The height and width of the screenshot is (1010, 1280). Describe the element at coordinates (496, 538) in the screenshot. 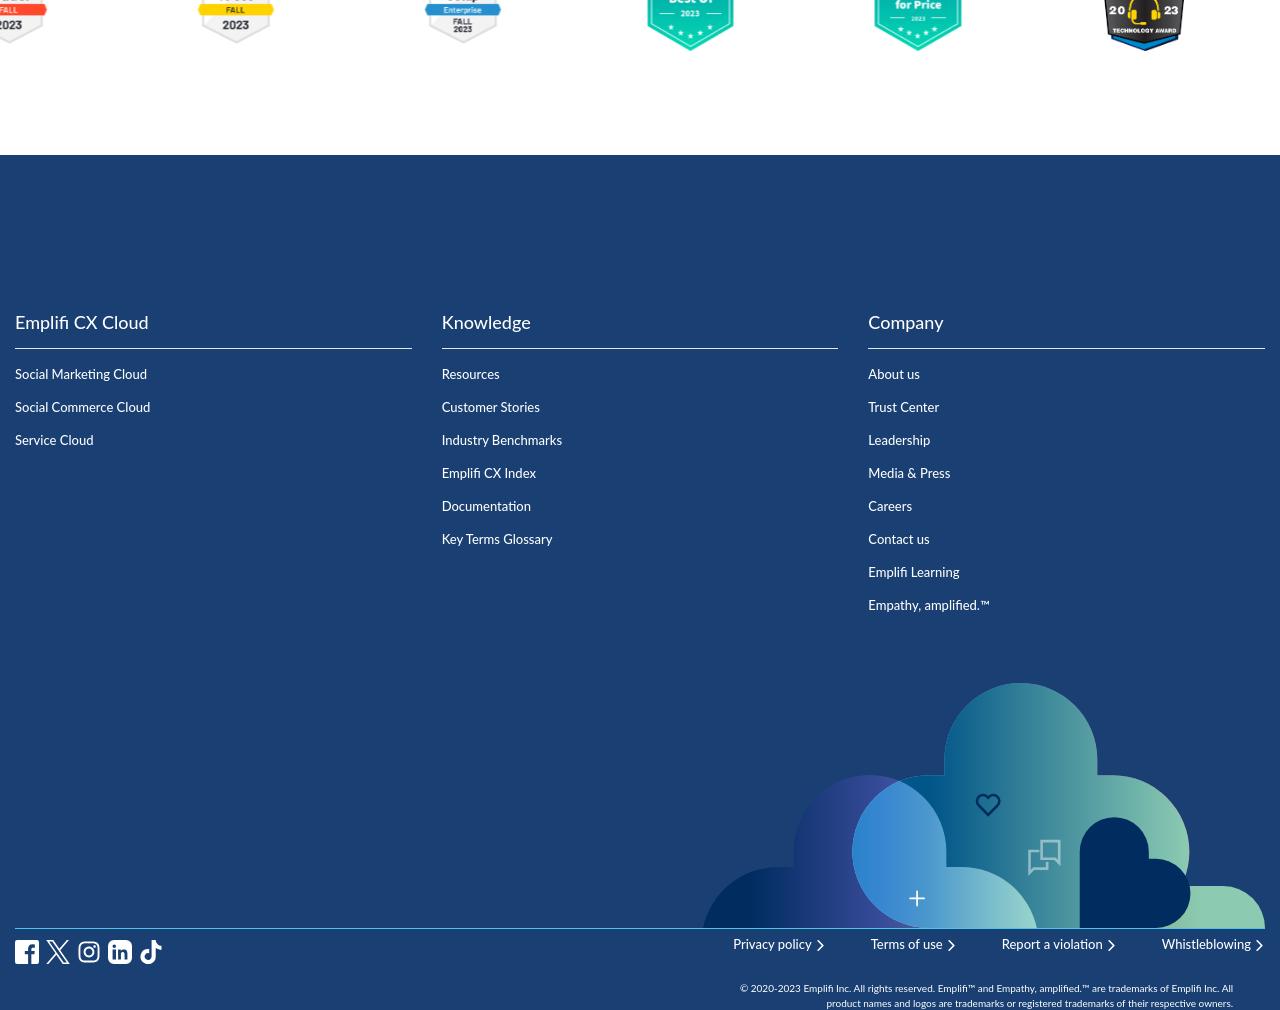

I see `'Key Terms Glossary'` at that location.